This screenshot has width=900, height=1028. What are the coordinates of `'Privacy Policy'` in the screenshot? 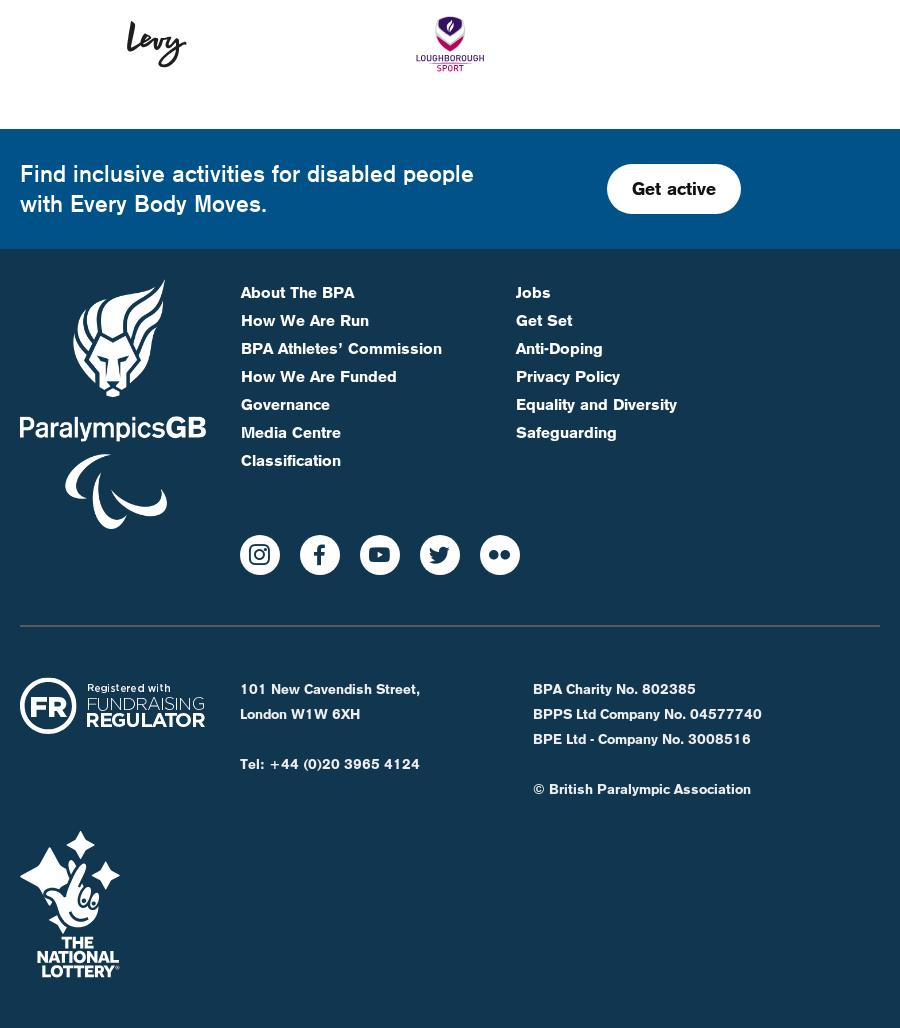 It's located at (567, 308).